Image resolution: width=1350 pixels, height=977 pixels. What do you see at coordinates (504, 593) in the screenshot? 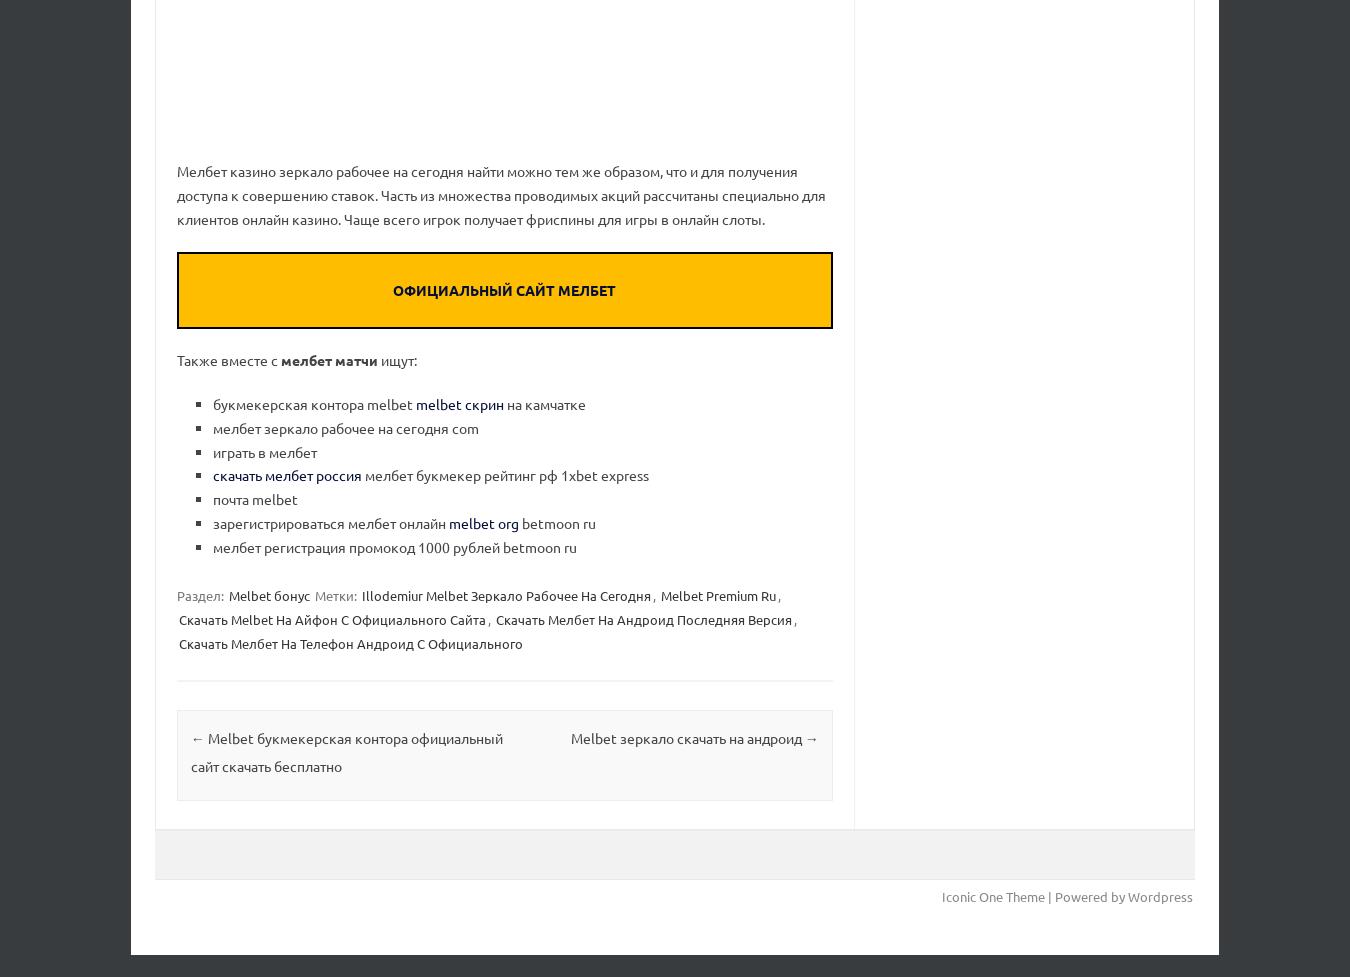
I see `'Illodemiur Melbet Зеркало Рабочее На Сегодня'` at bounding box center [504, 593].